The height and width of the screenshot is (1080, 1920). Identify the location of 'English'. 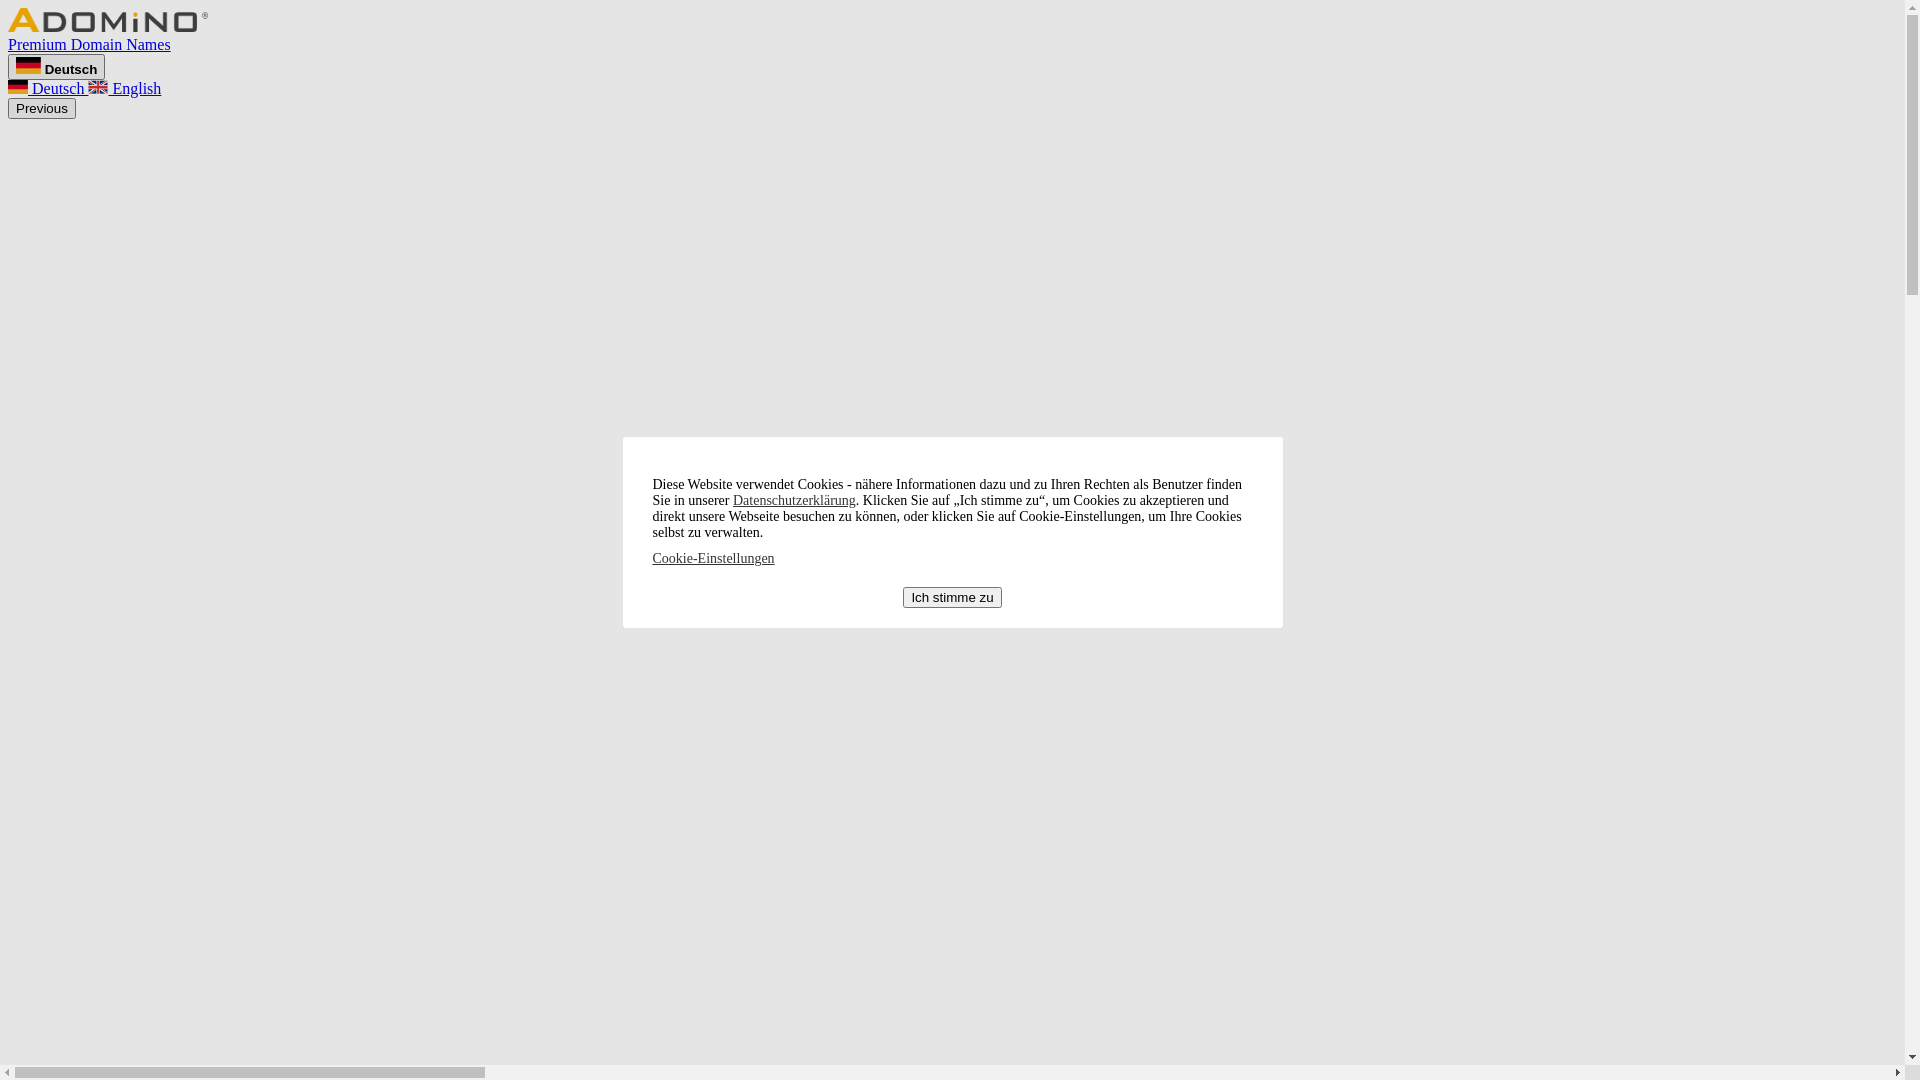
(86, 87).